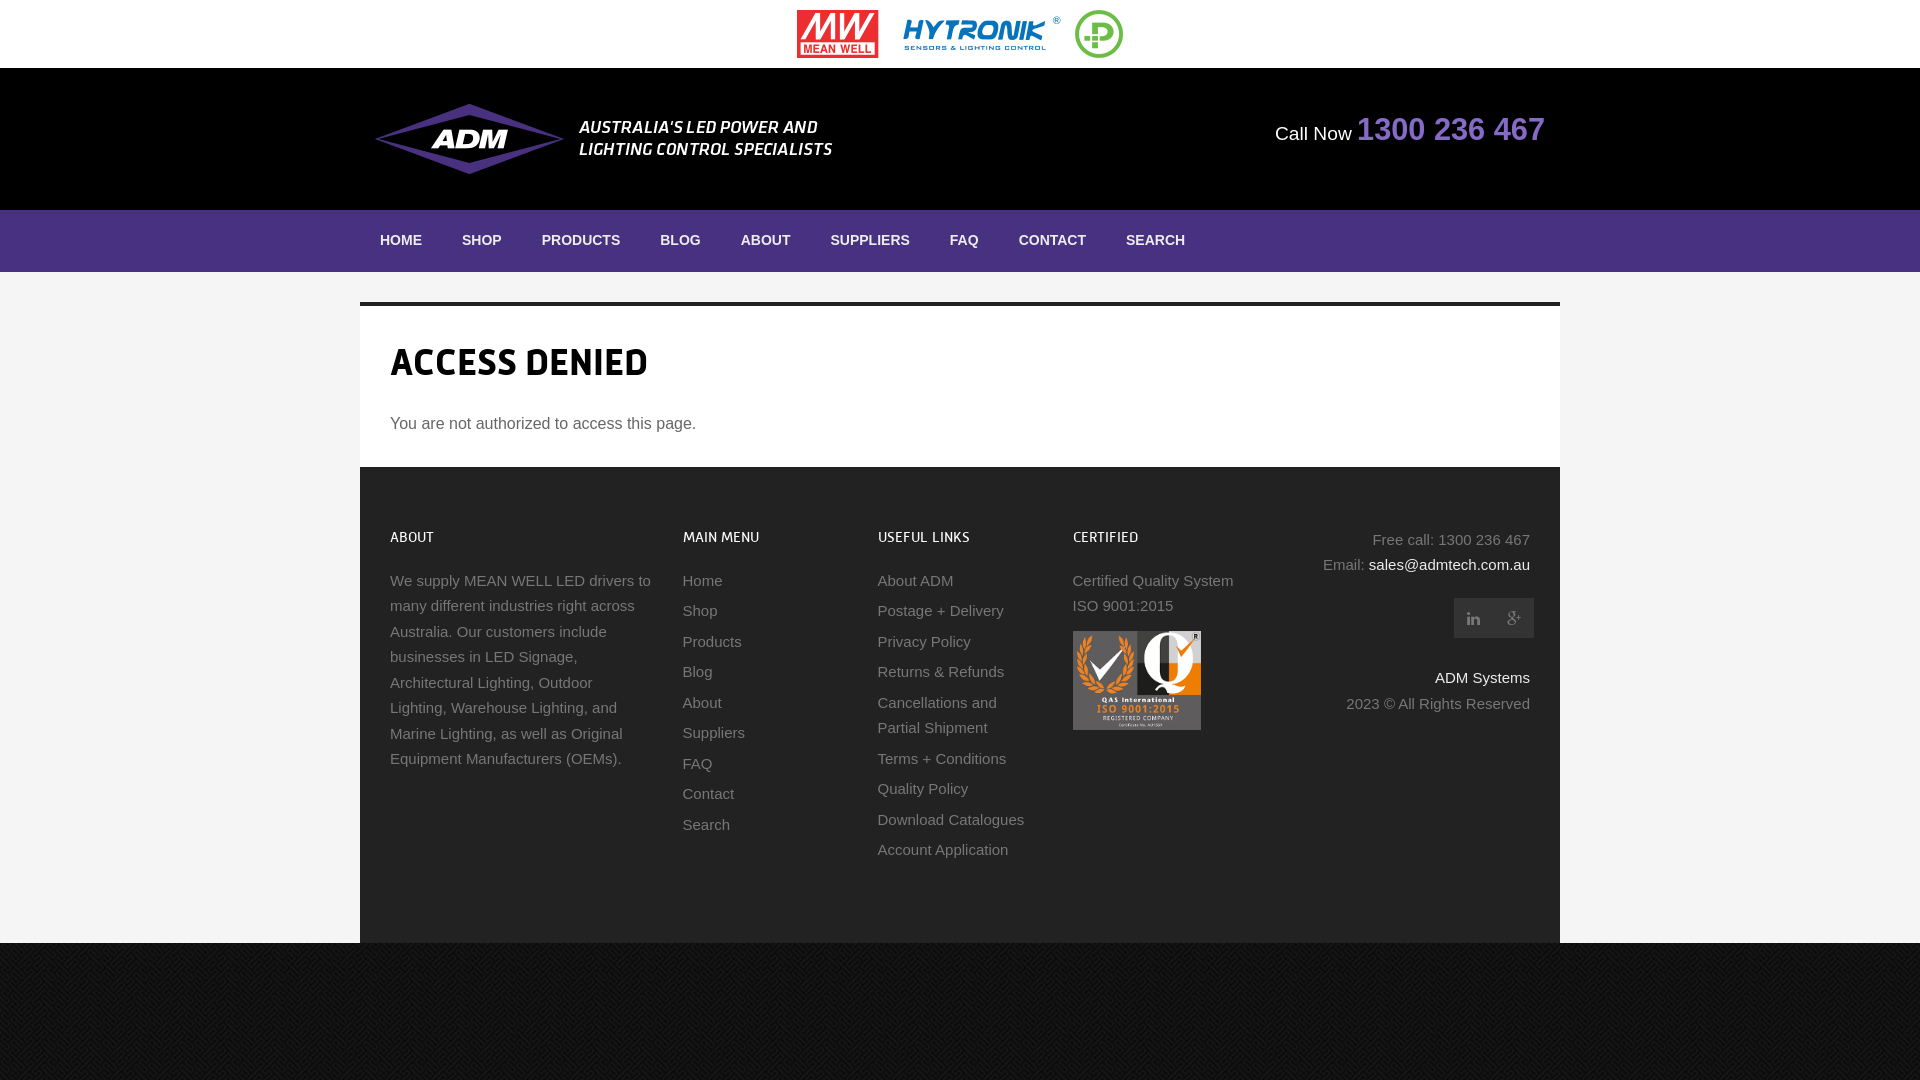 The height and width of the screenshot is (1080, 1920). What do you see at coordinates (765, 239) in the screenshot?
I see `'ABOUT'` at bounding box center [765, 239].